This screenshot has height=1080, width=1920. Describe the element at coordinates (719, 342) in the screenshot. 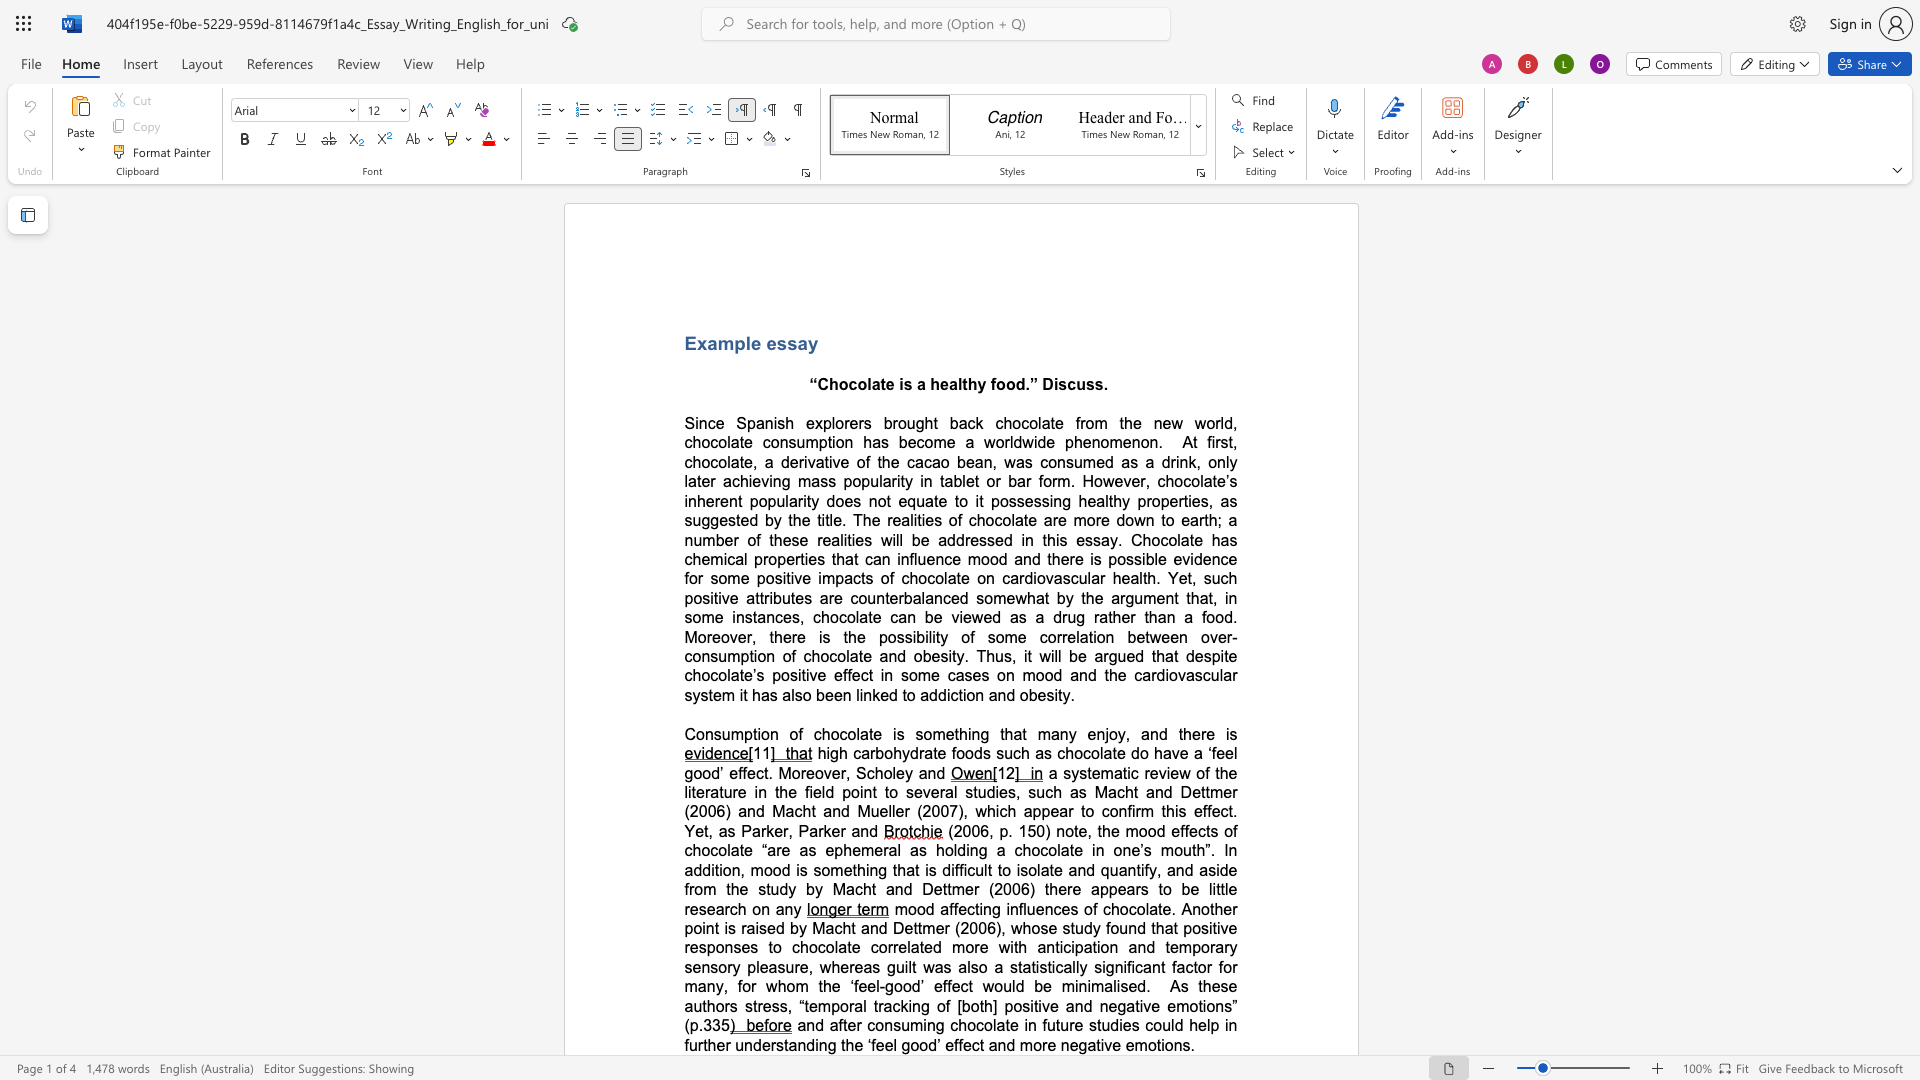

I see `the space between the continuous character "a" and "m" in the text` at that location.